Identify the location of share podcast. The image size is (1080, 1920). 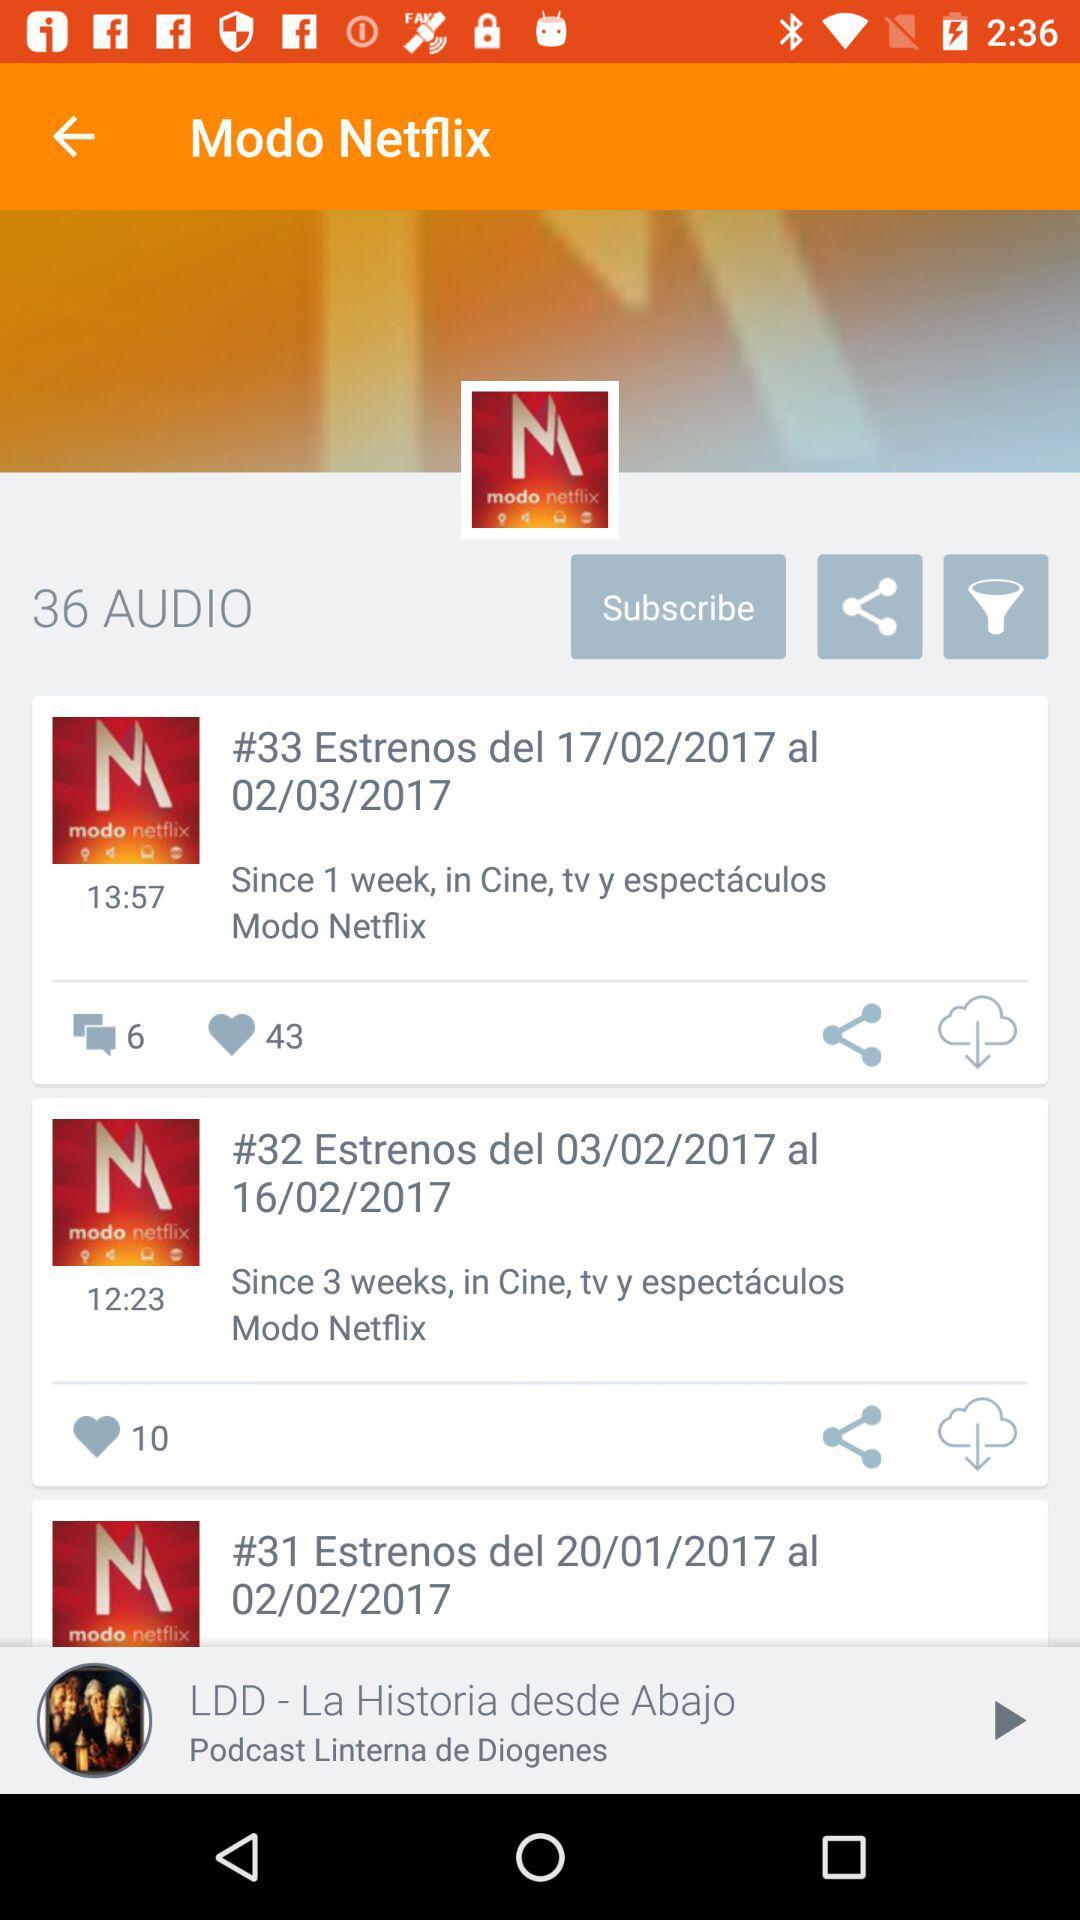
(856, 1435).